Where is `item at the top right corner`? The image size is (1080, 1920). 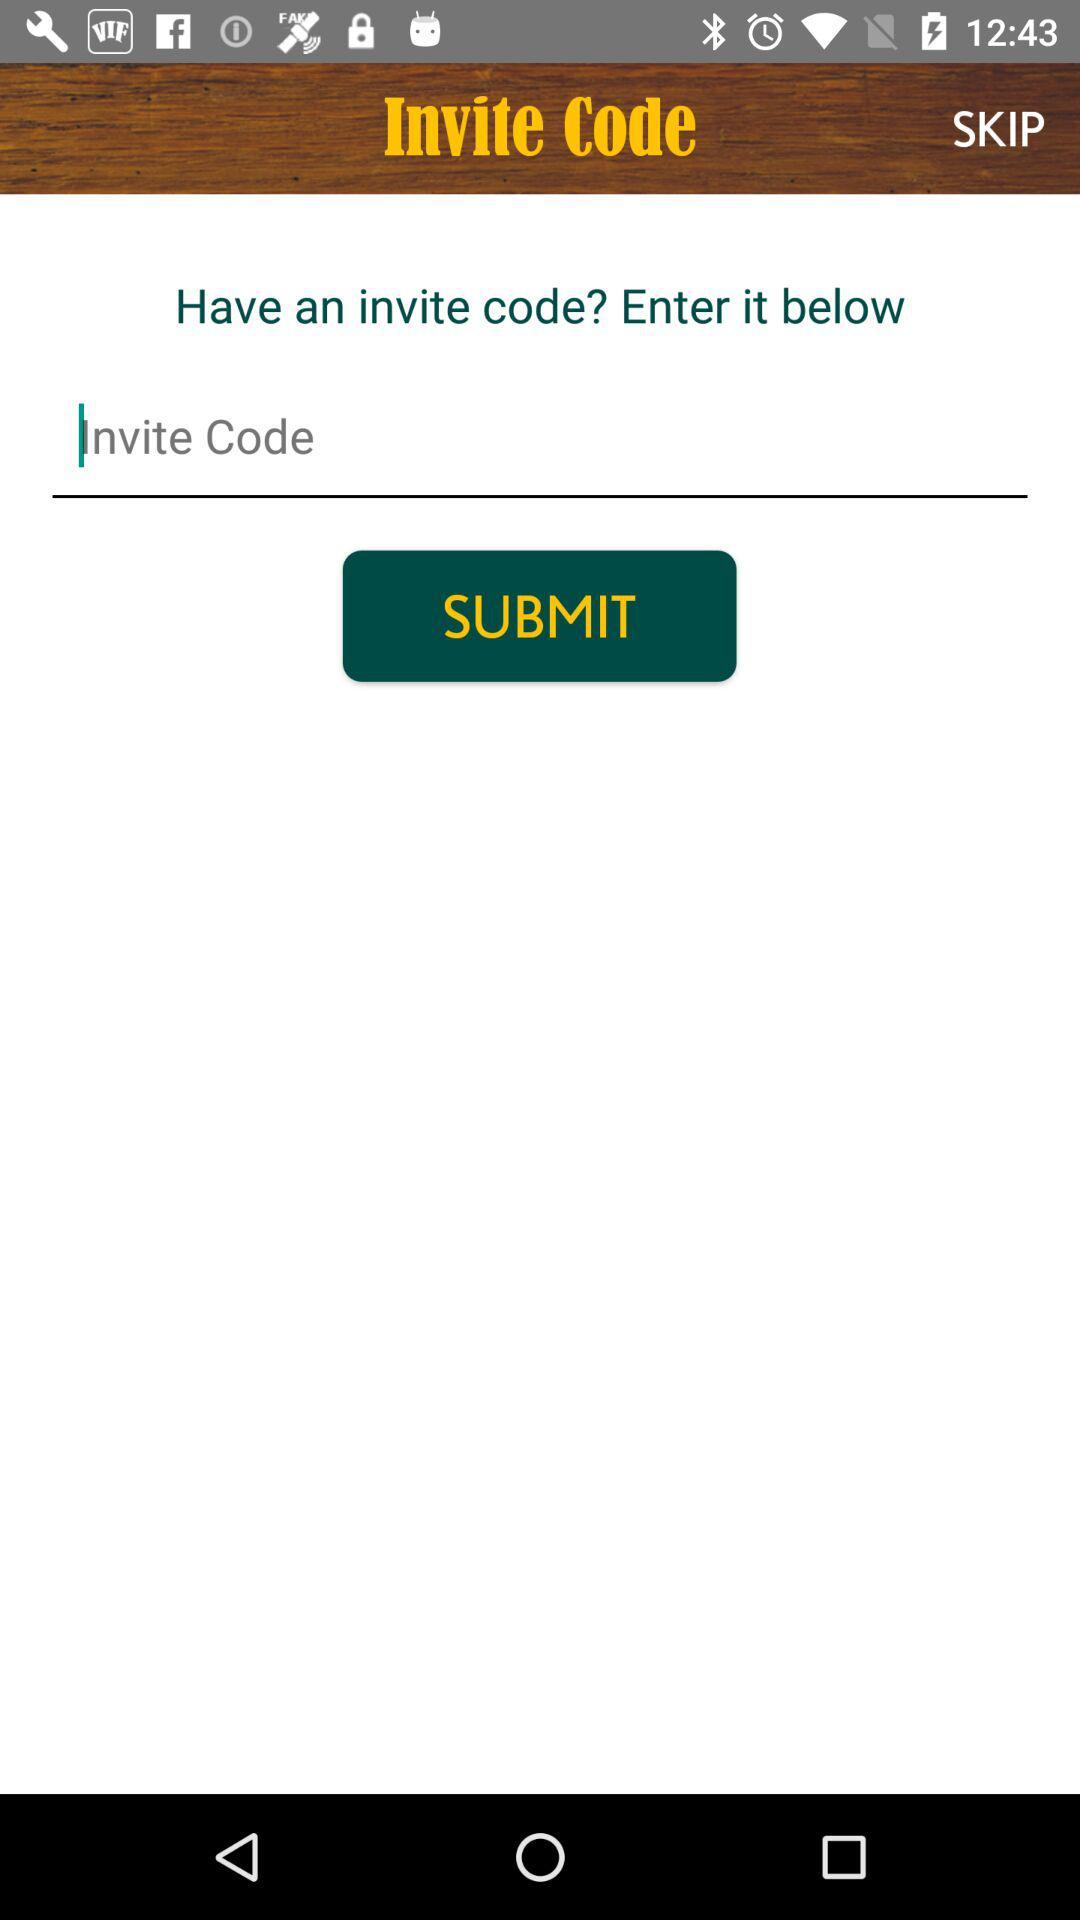 item at the top right corner is located at coordinates (998, 127).